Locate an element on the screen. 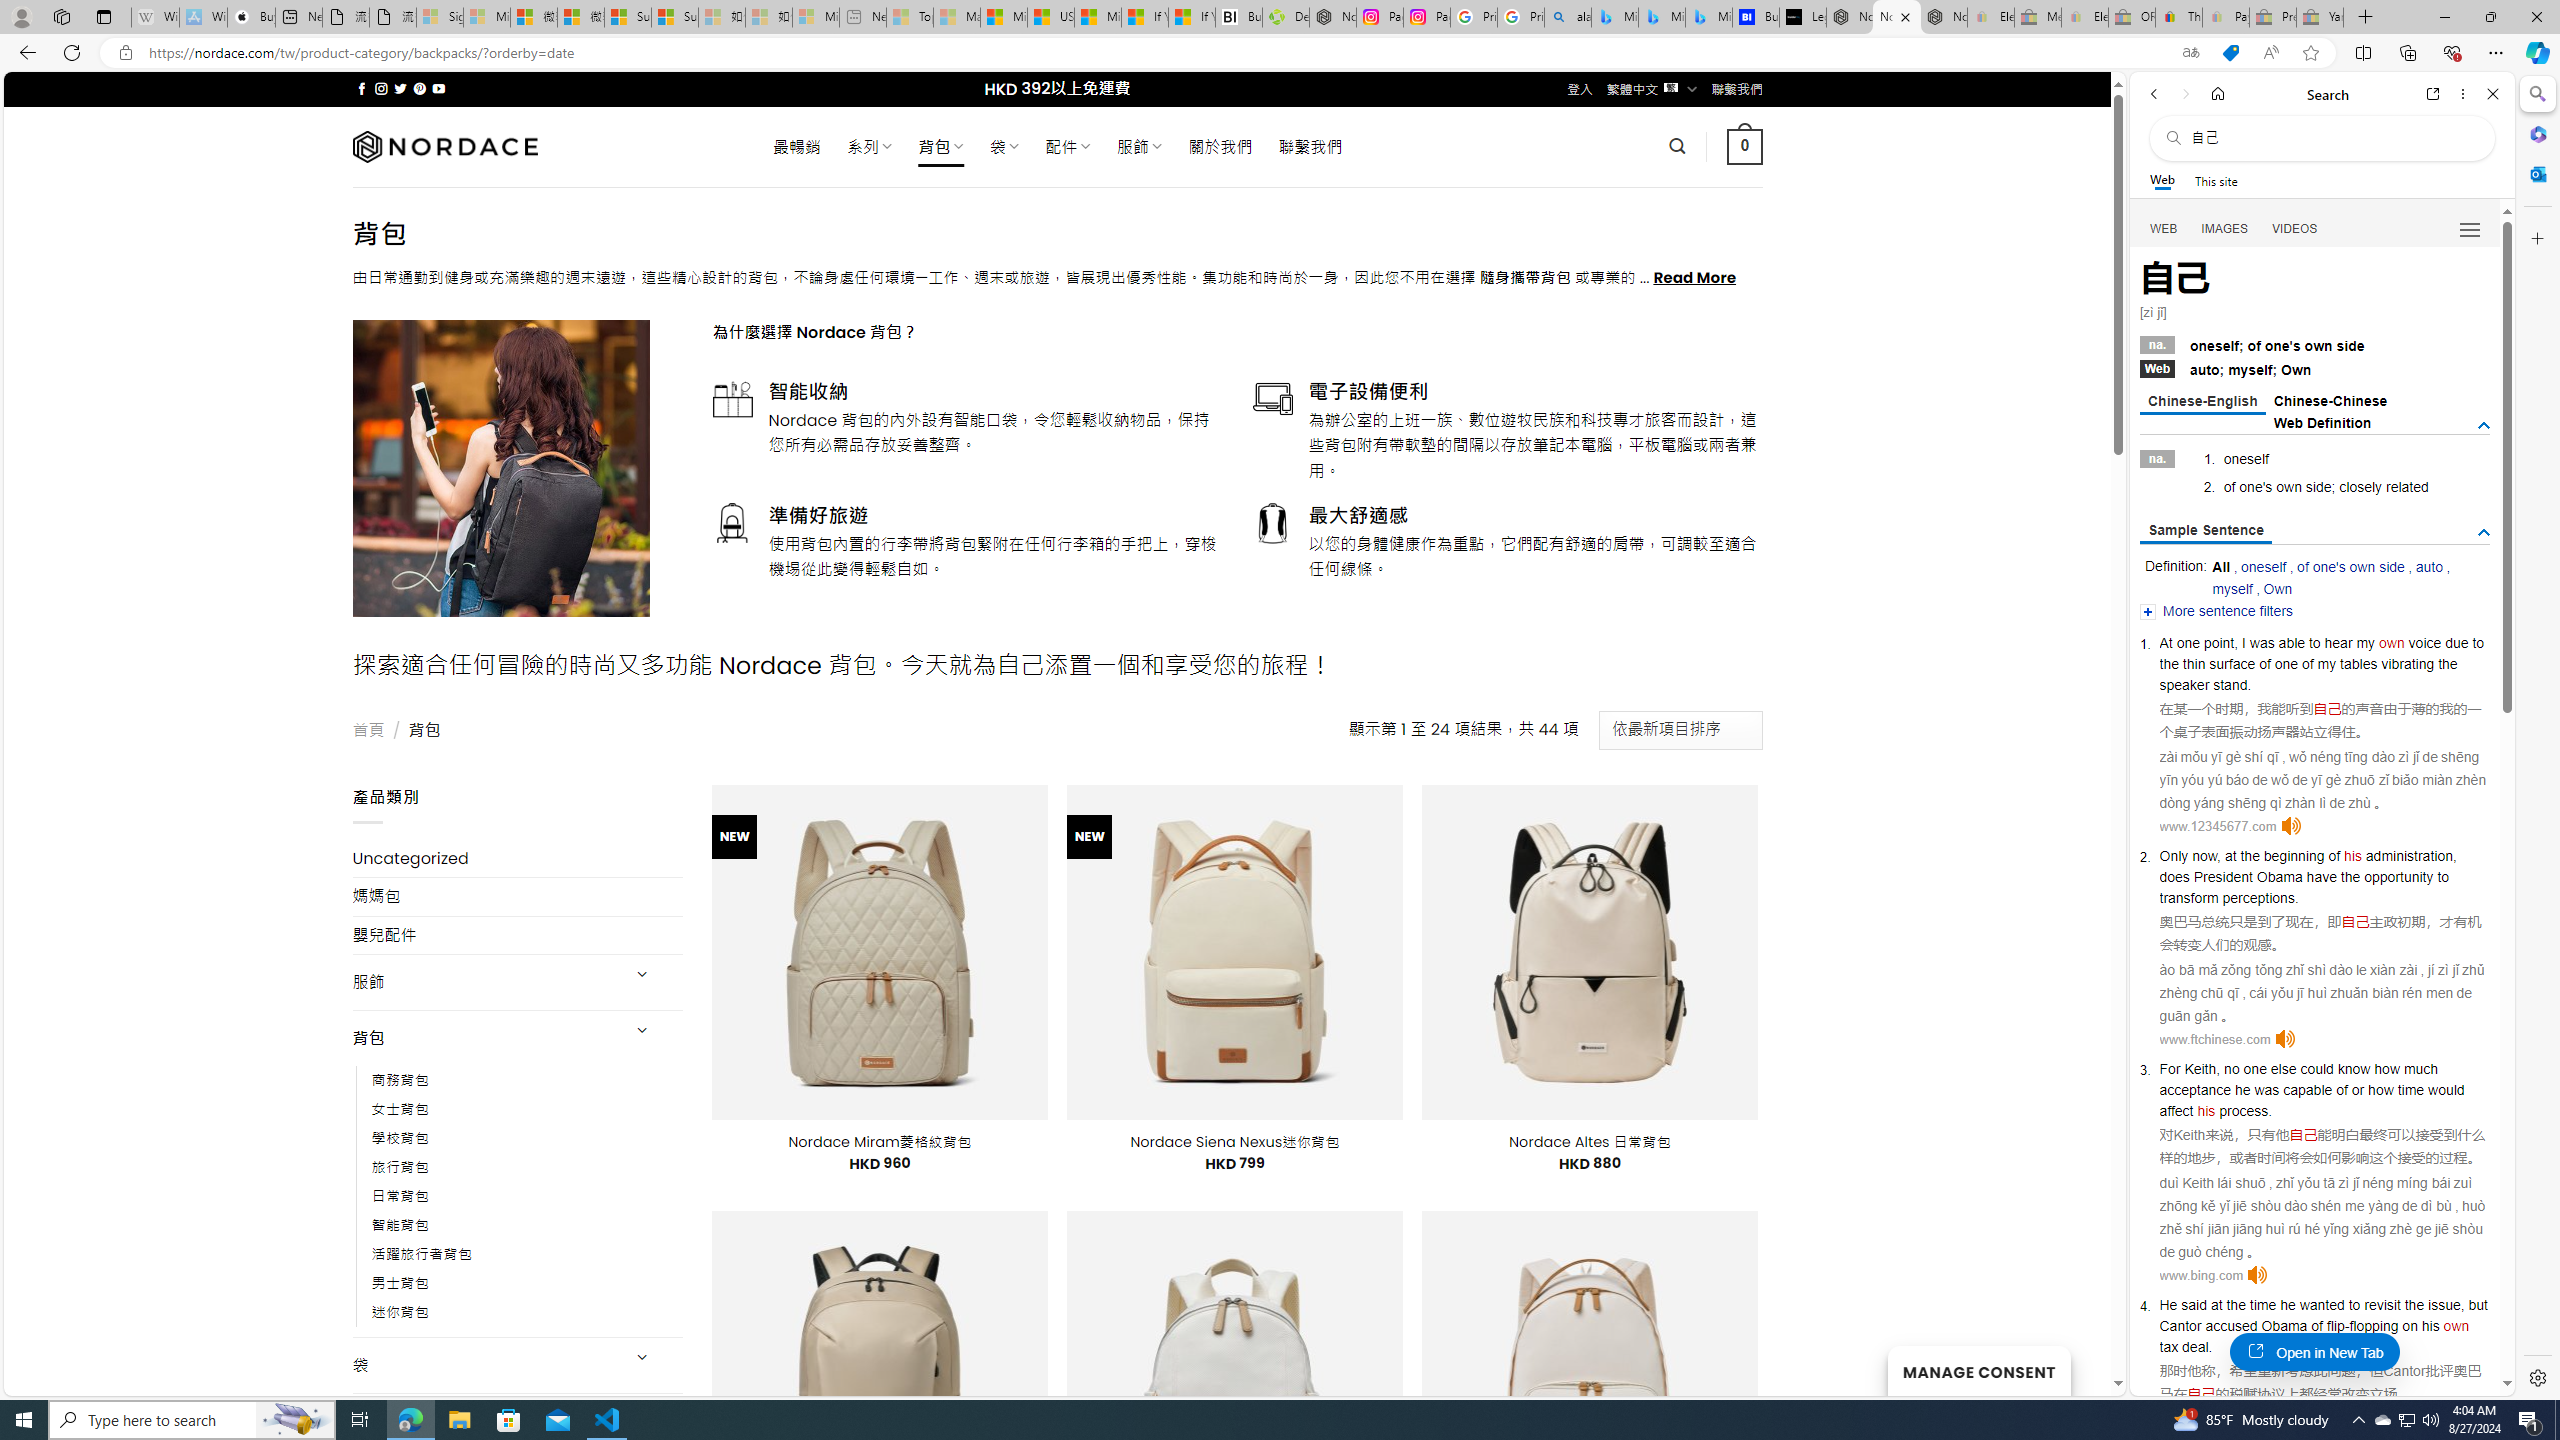 Image resolution: width=2560 pixels, height=1440 pixels. 'Keith' is located at coordinates (2189, 1134).